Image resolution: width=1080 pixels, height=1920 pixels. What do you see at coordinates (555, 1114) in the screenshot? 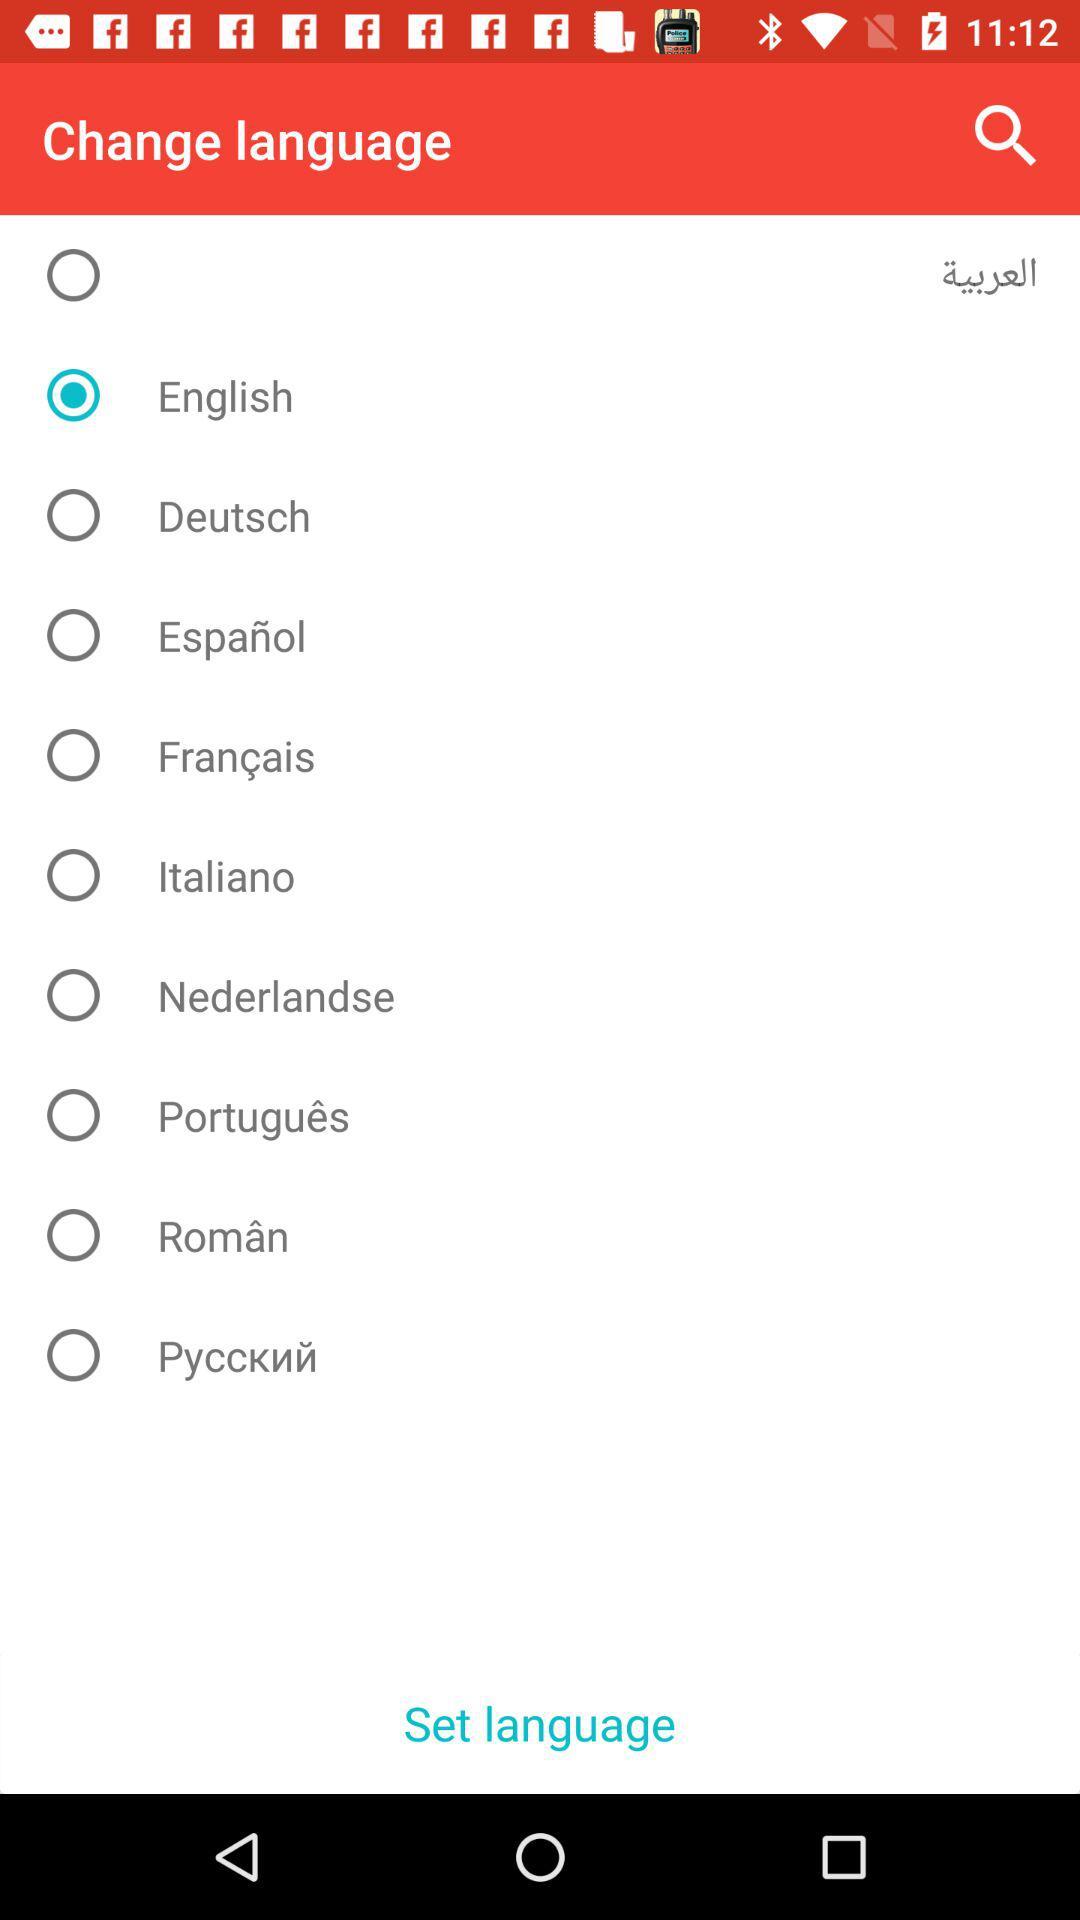
I see `the icon below the nederlandse icon` at bounding box center [555, 1114].